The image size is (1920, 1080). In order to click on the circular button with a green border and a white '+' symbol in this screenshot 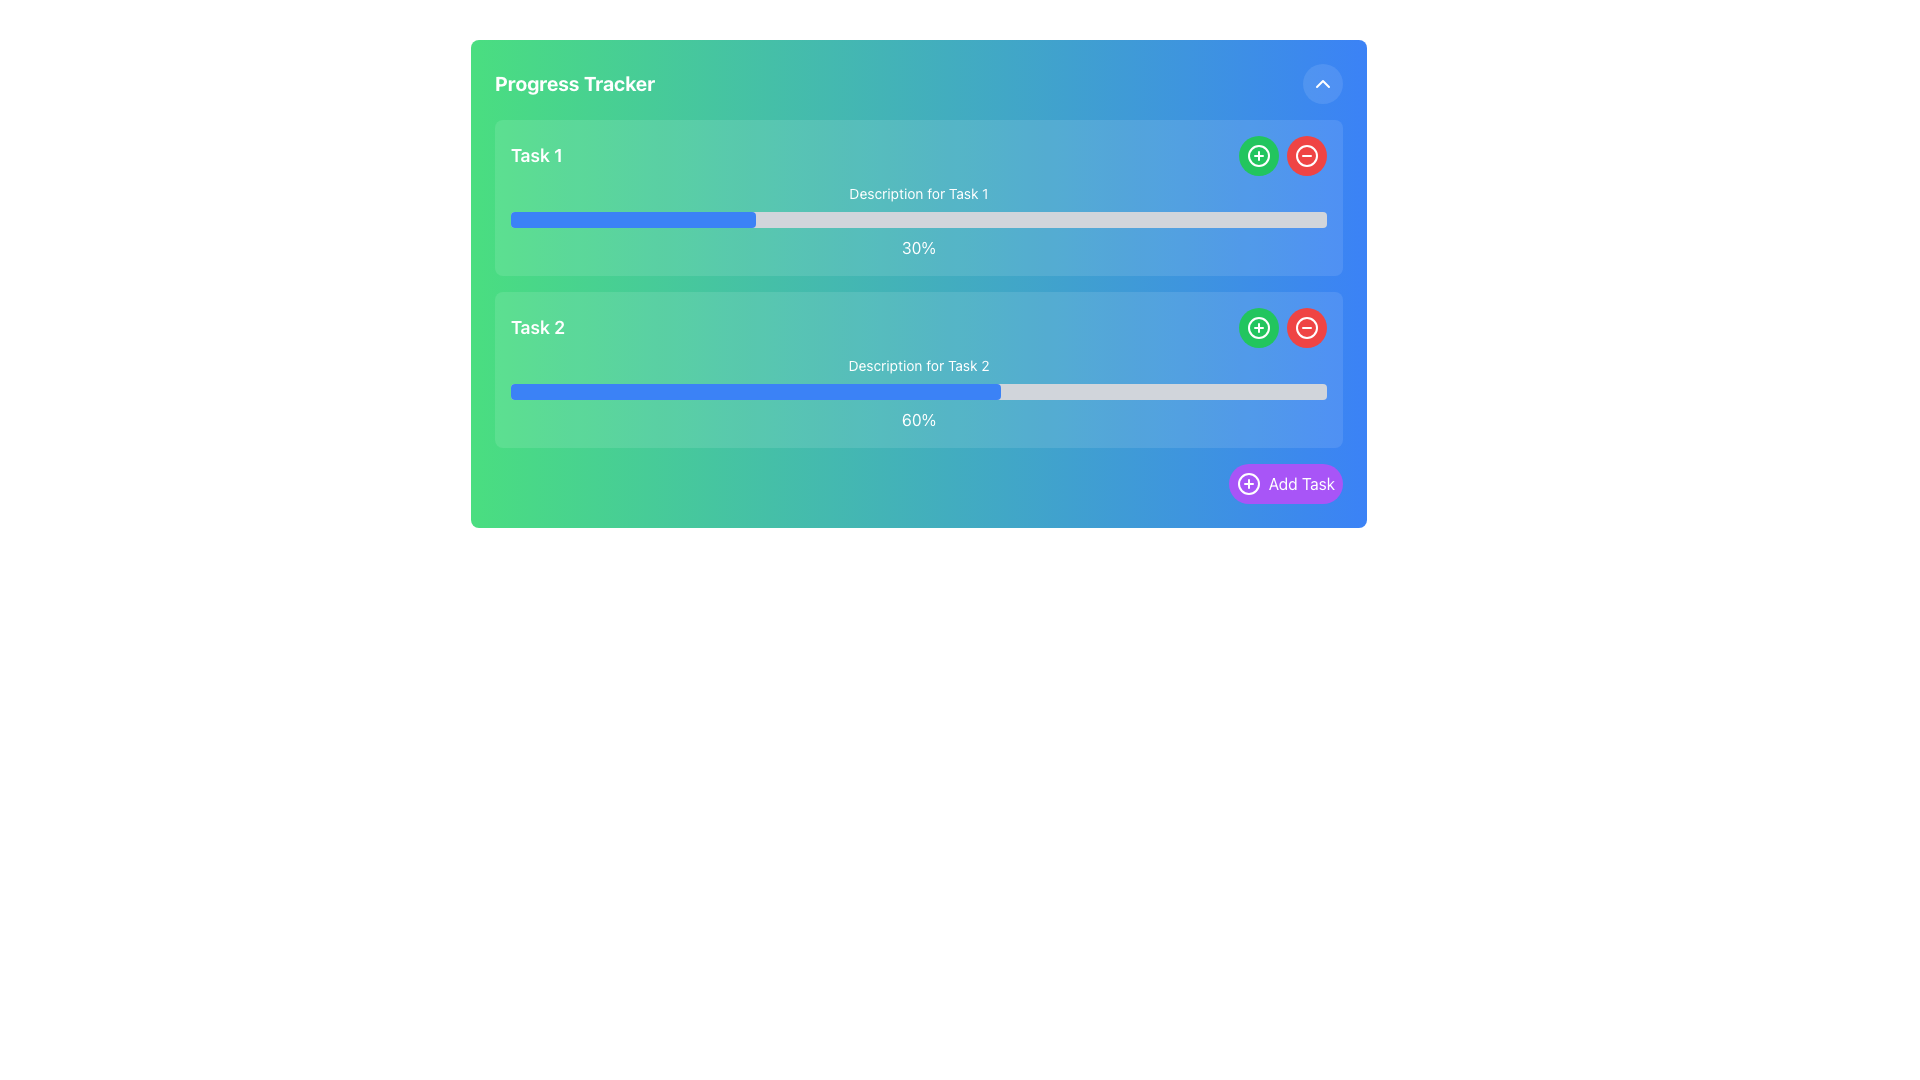, I will do `click(1257, 326)`.